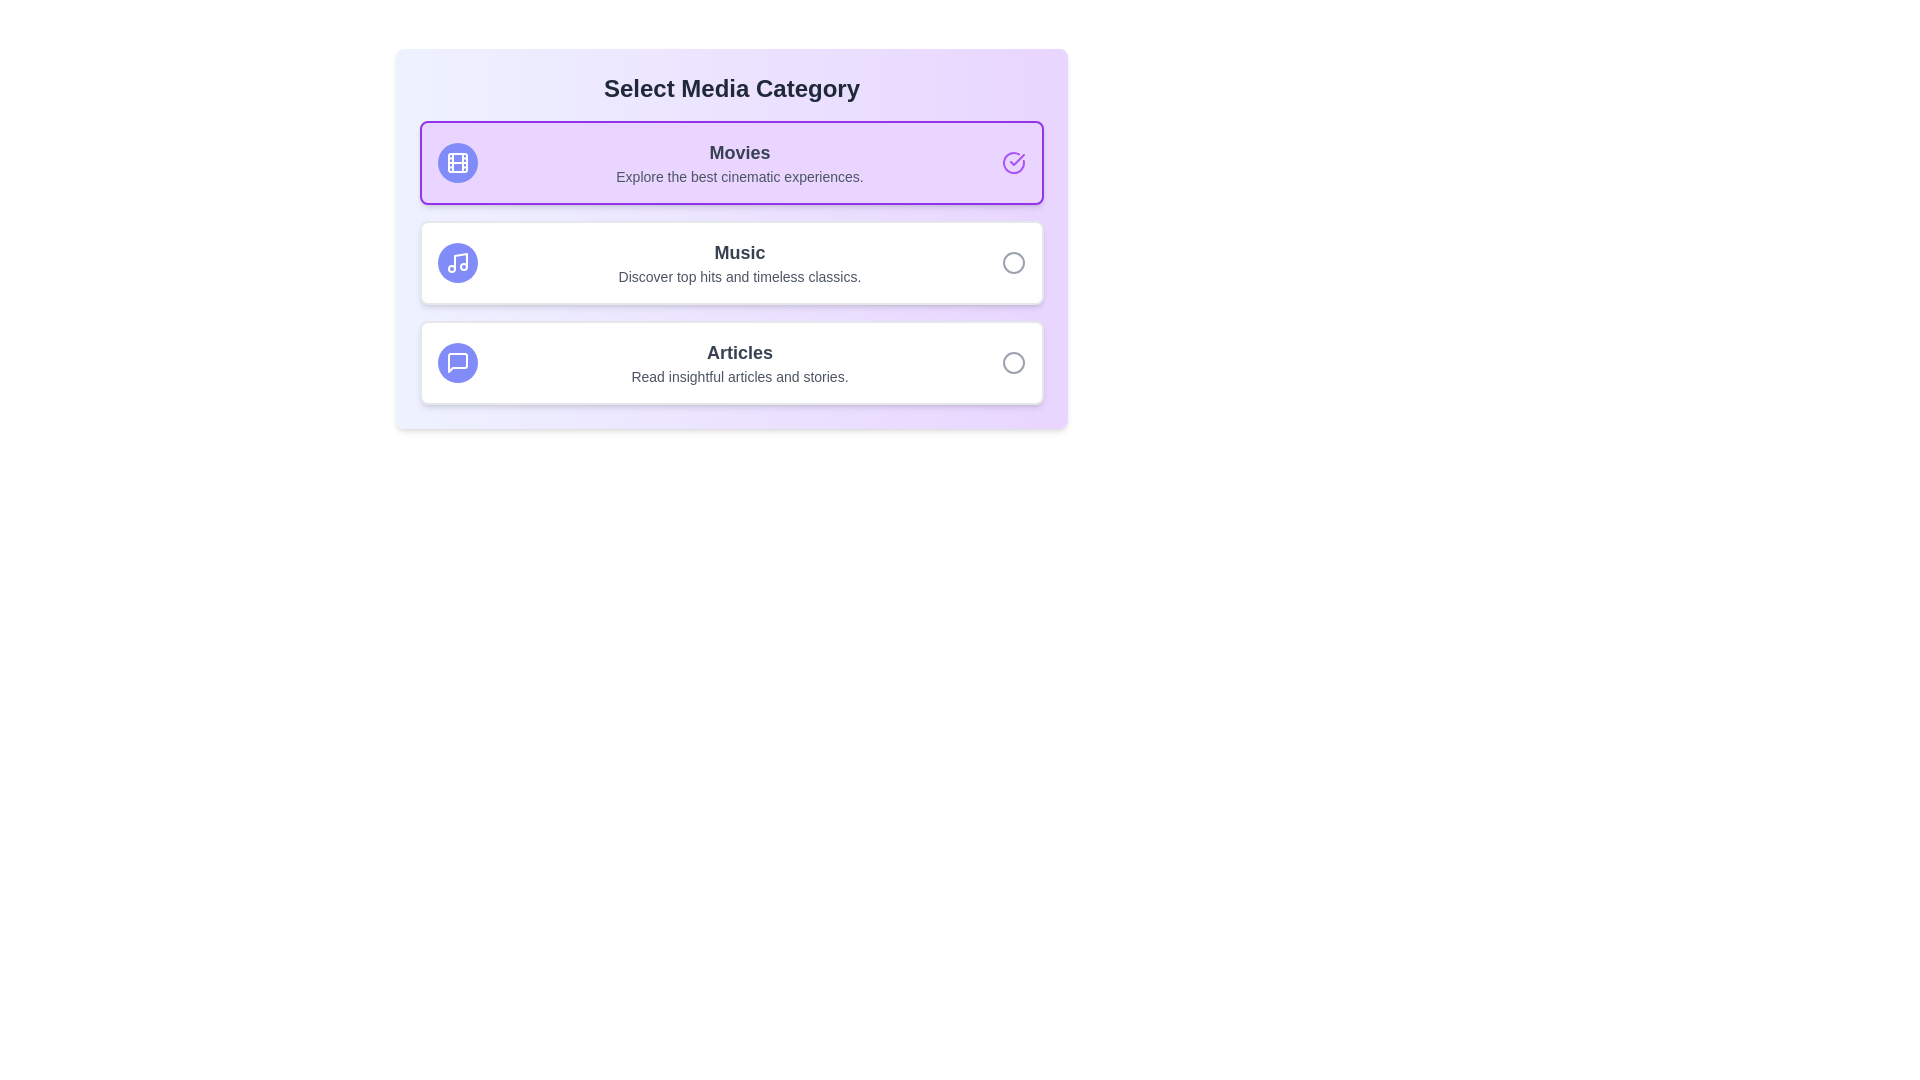 This screenshot has width=1920, height=1080. What do you see at coordinates (738, 377) in the screenshot?
I see `the text providing additional information about the 'Articles' option in the media category selection list, which is located below the 'Articles' text` at bounding box center [738, 377].